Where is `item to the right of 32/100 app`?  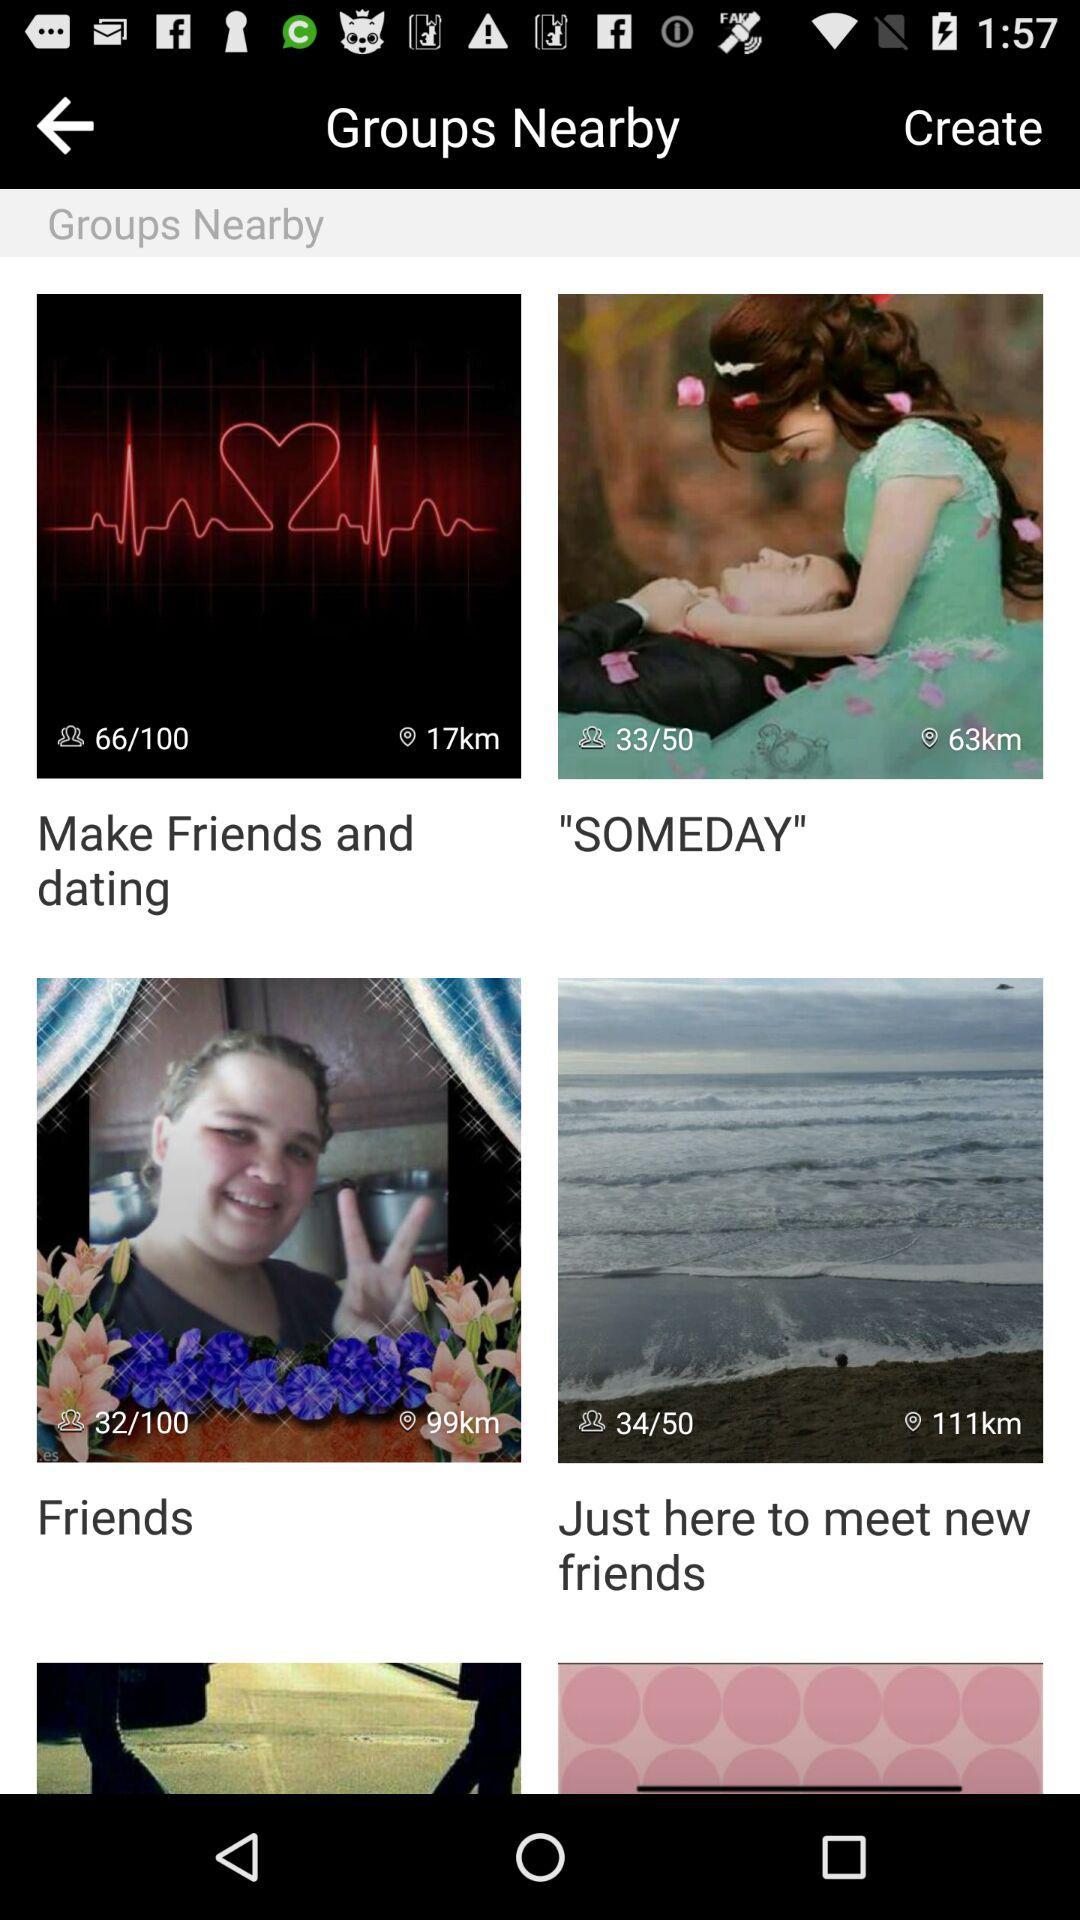 item to the right of 32/100 app is located at coordinates (450, 1420).